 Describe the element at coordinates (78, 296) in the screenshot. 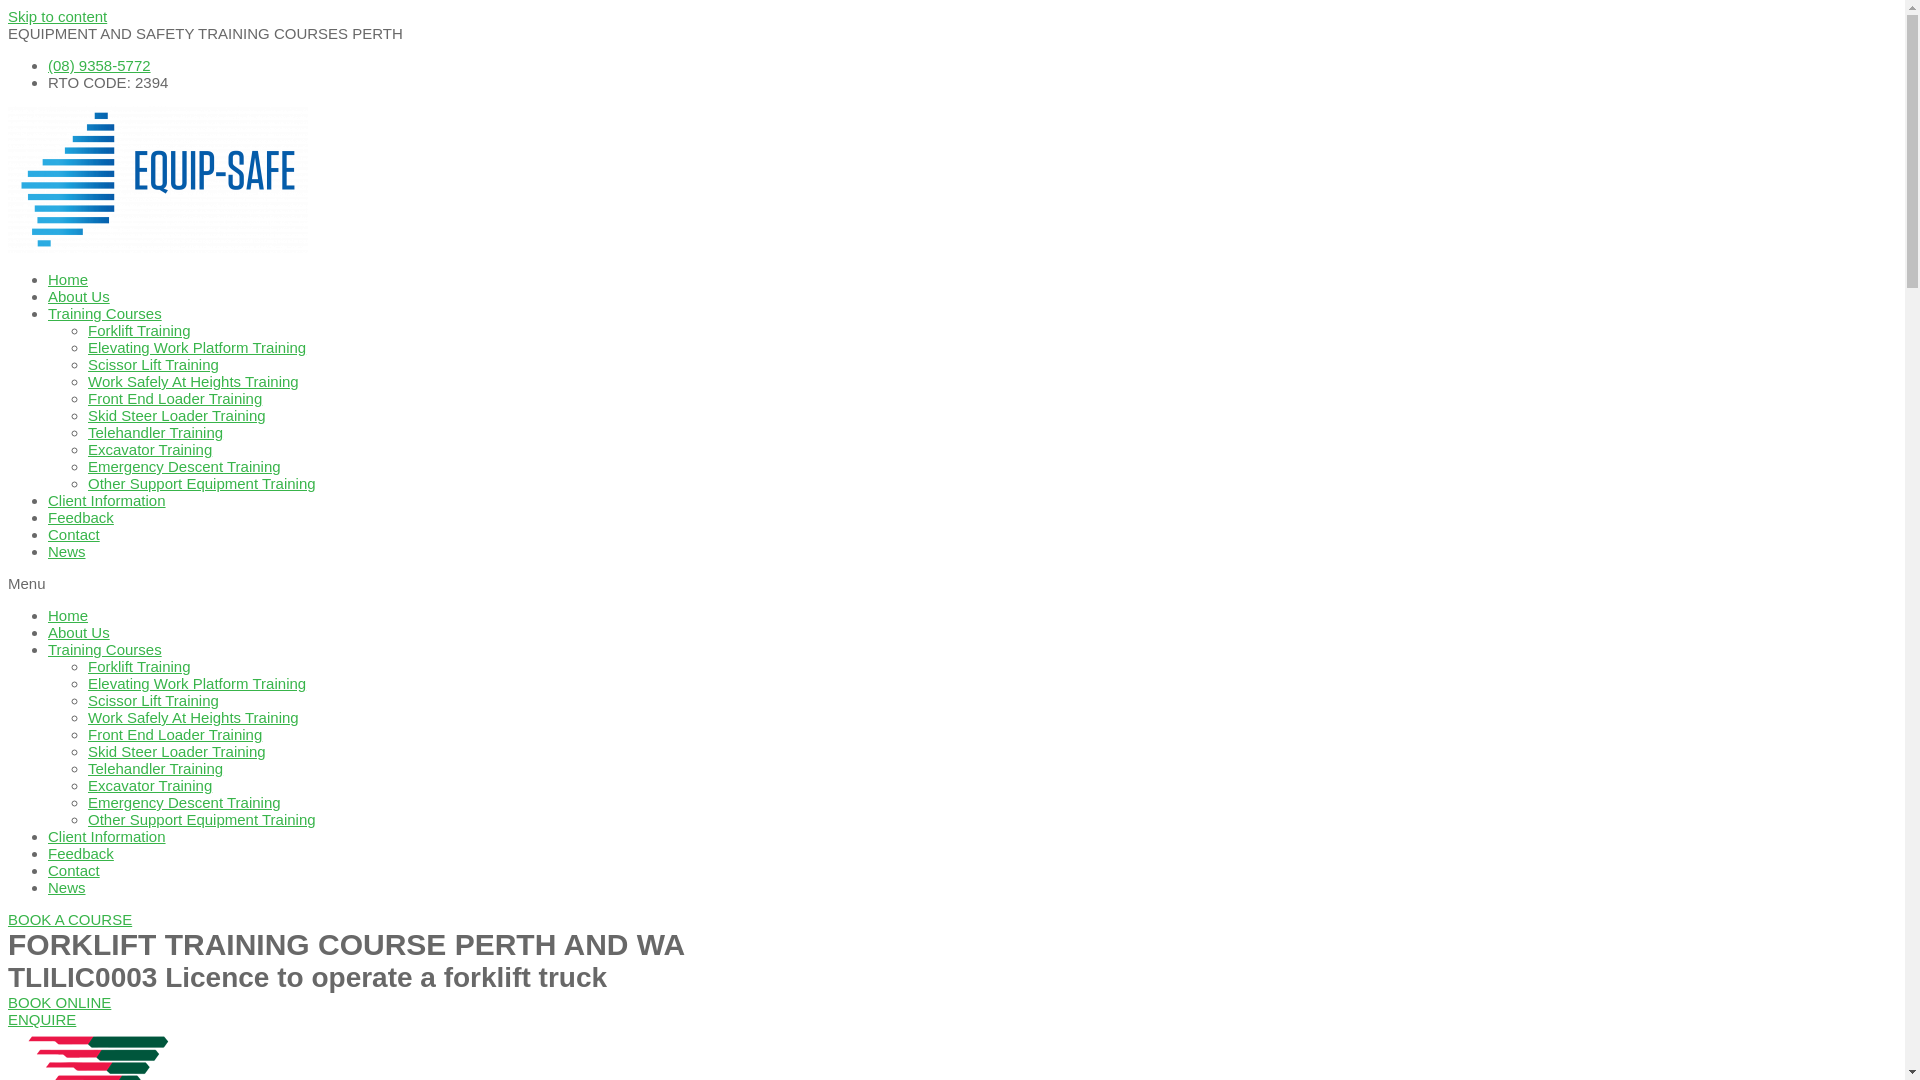

I see `'About Us'` at that location.